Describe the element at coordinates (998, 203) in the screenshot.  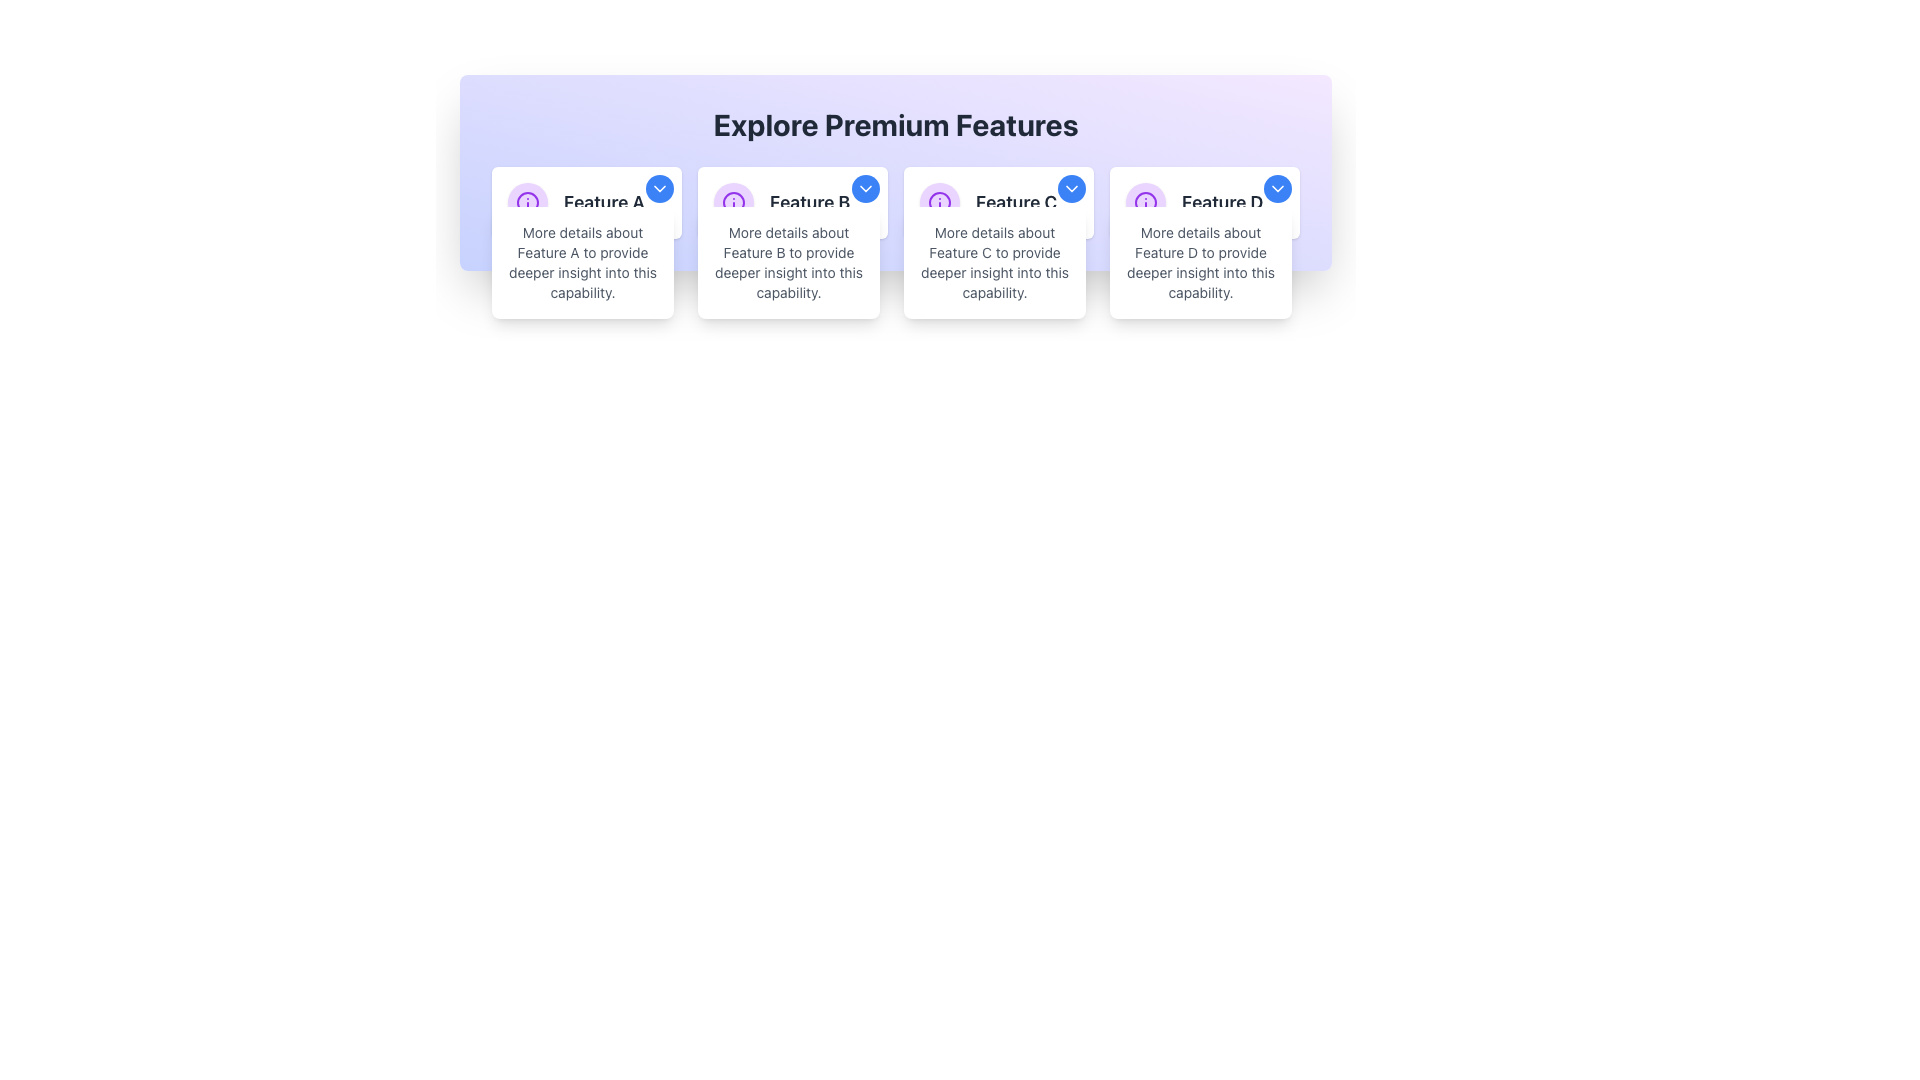
I see `the Feature Card, which is the third card from the left in a grid of four items, displaying a purple-bordered icon and bold text 'Feature C'` at that location.